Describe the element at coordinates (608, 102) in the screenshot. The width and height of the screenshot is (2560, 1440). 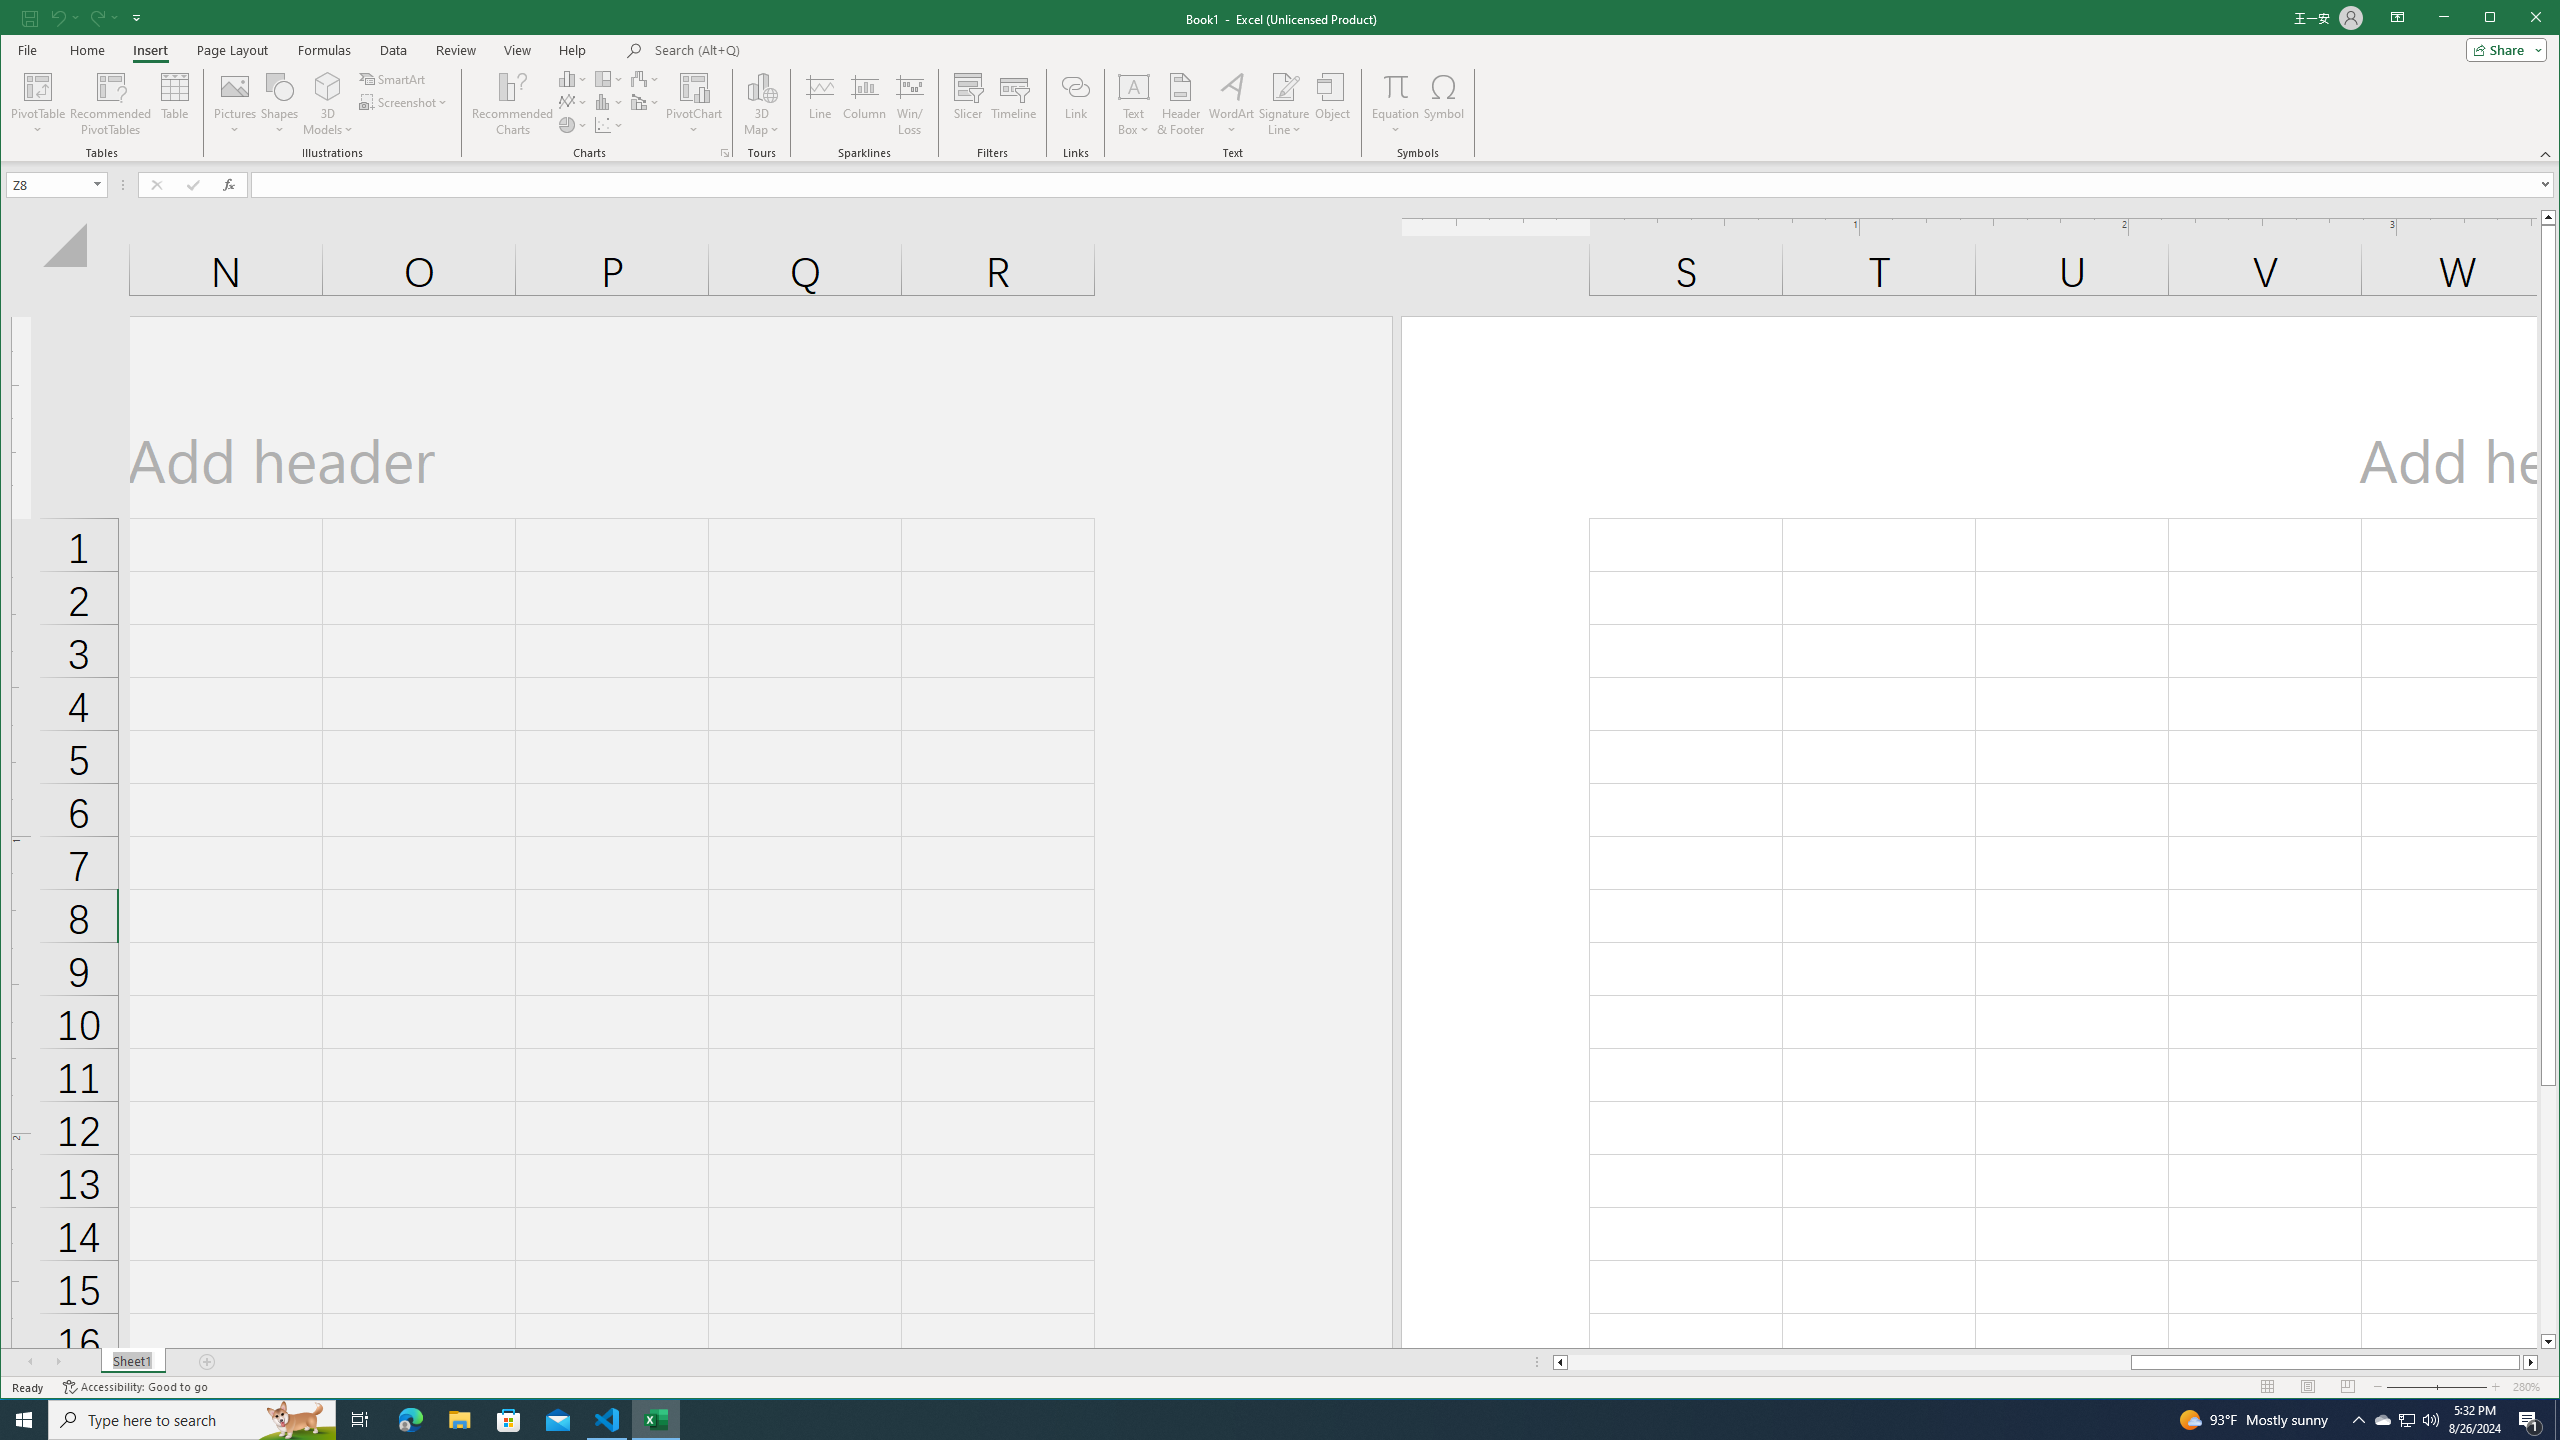
I see `'Insert Statistic Chart'` at that location.